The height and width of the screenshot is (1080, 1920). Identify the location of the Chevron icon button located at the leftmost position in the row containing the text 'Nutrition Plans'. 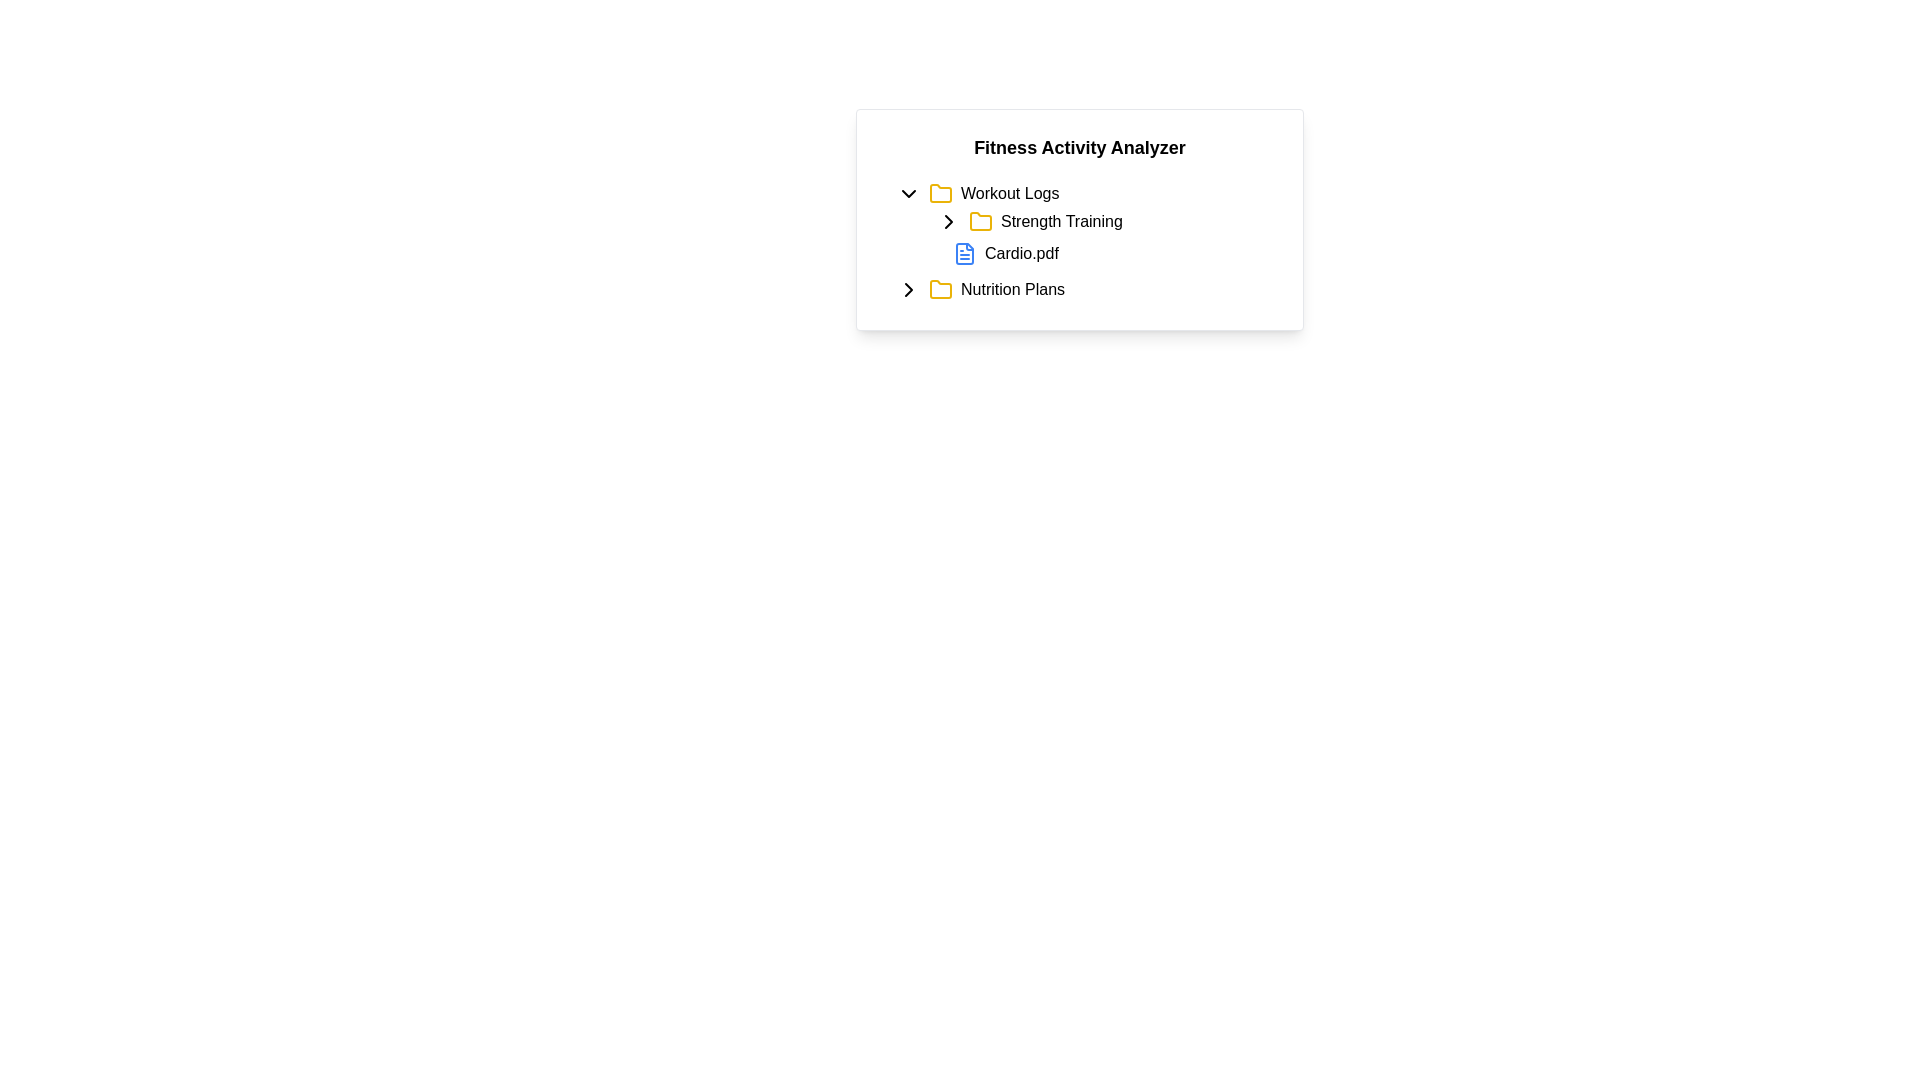
(907, 289).